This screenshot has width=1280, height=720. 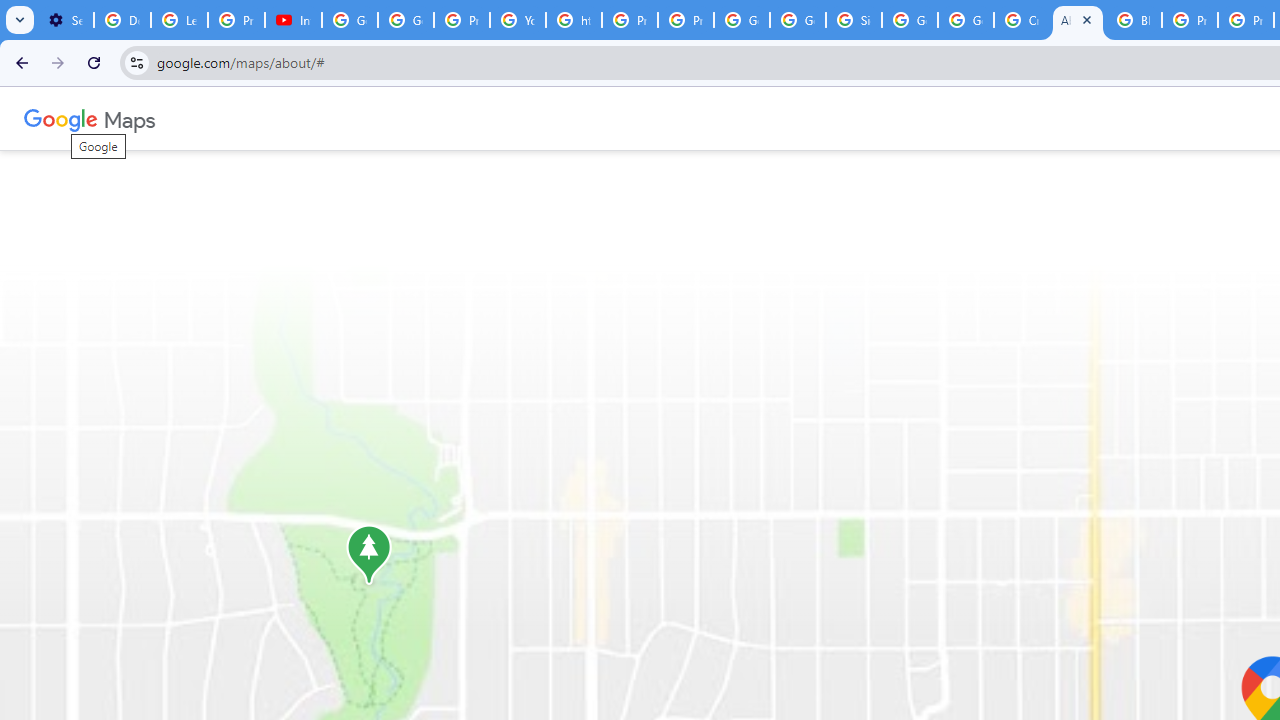 I want to click on 'Sign in - Google Accounts', so click(x=853, y=20).